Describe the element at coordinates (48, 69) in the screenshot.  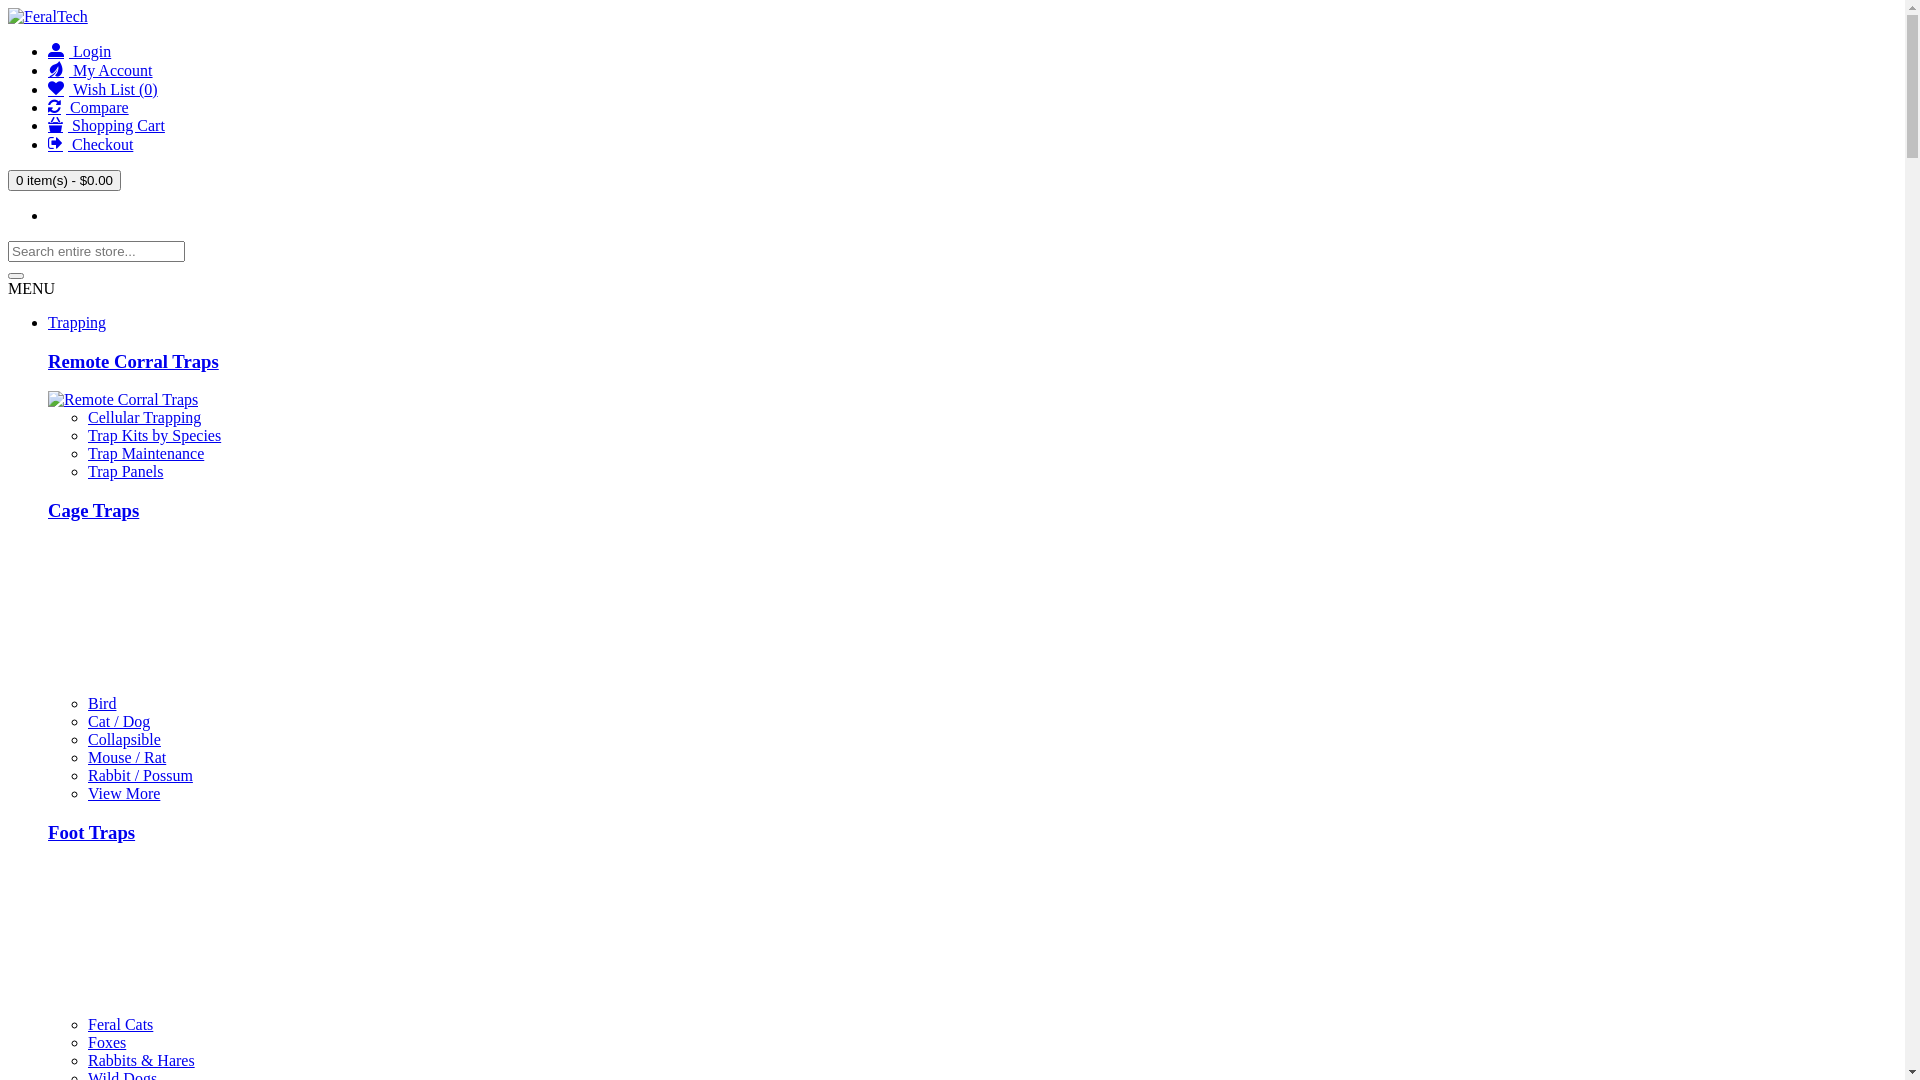
I see `'My Account'` at that location.